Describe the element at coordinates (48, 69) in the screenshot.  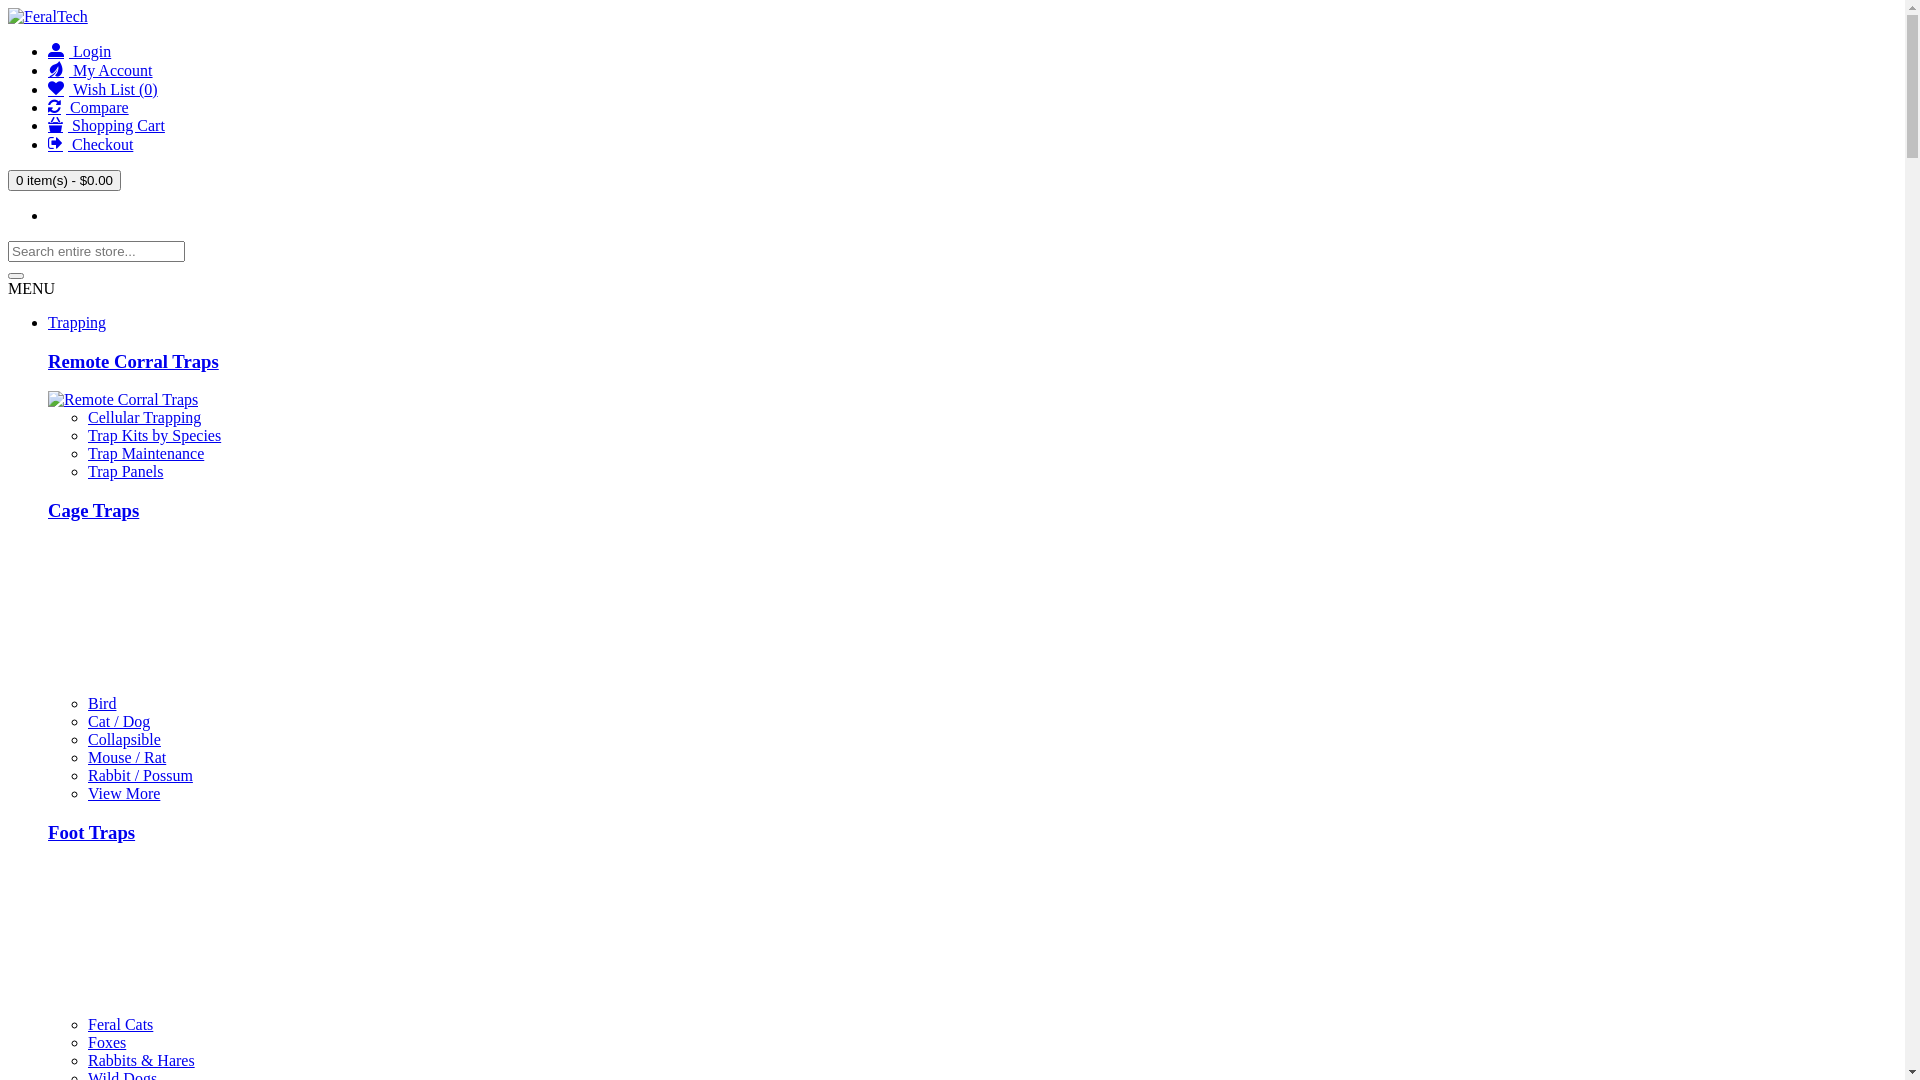
I see `'My Account'` at that location.